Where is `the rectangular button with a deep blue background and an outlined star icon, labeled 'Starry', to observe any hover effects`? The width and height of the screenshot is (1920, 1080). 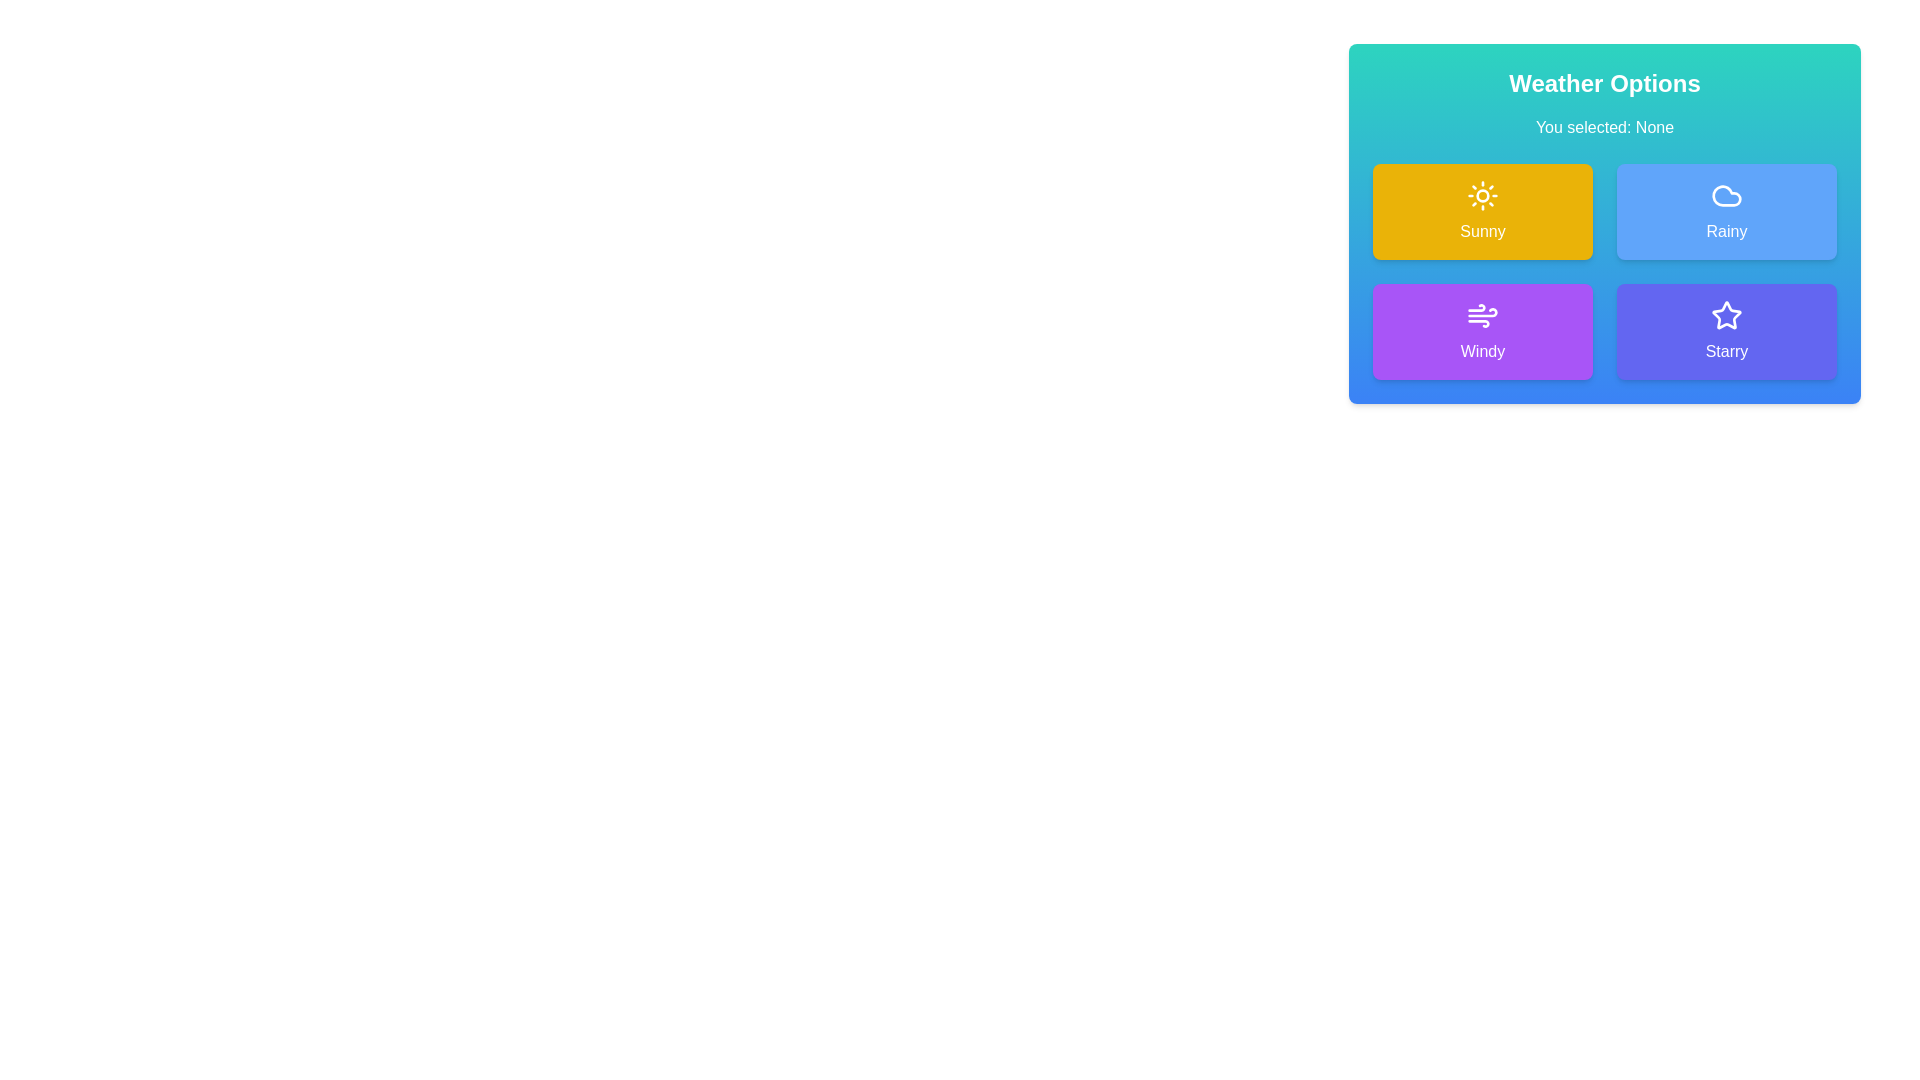
the rectangular button with a deep blue background and an outlined star icon, labeled 'Starry', to observe any hover effects is located at coordinates (1726, 330).